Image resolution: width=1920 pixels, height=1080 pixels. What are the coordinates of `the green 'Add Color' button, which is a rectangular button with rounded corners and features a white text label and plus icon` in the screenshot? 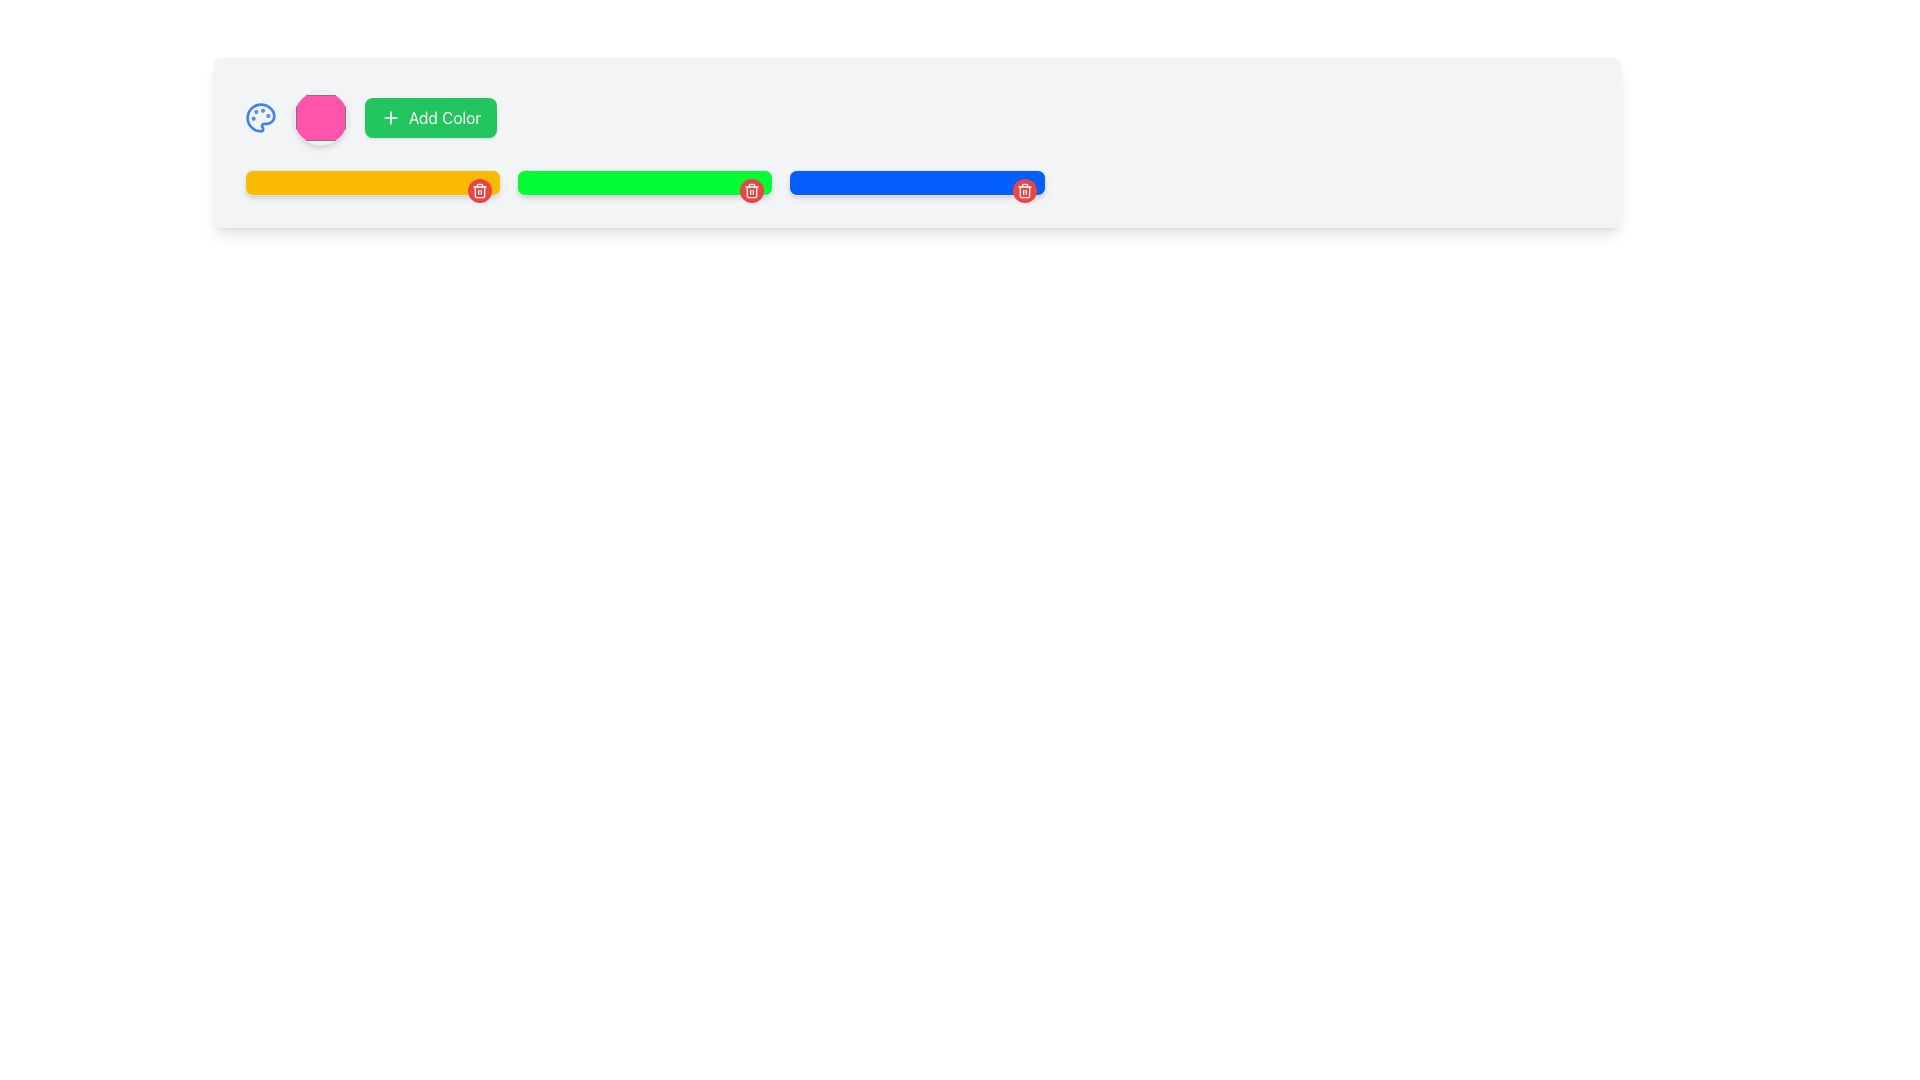 It's located at (430, 118).